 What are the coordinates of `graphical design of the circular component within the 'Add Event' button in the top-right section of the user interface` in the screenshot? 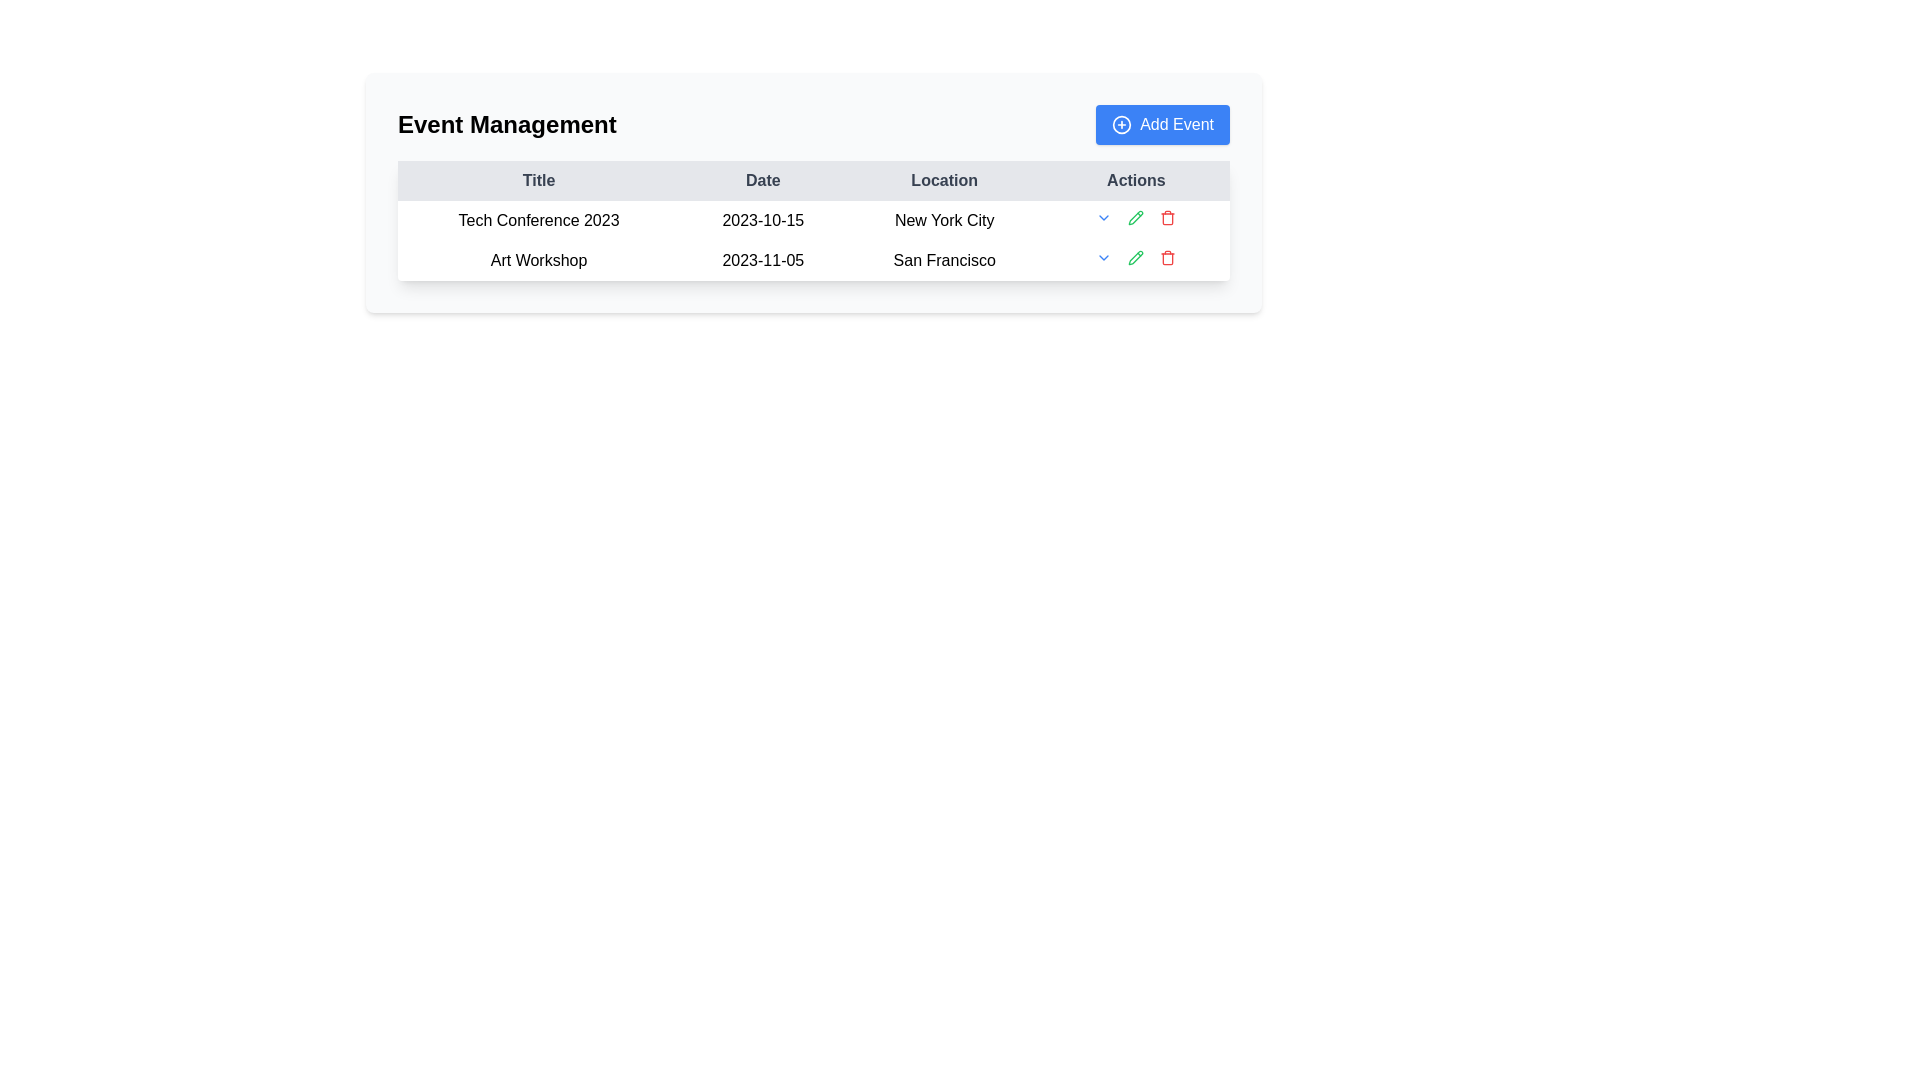 It's located at (1122, 124).